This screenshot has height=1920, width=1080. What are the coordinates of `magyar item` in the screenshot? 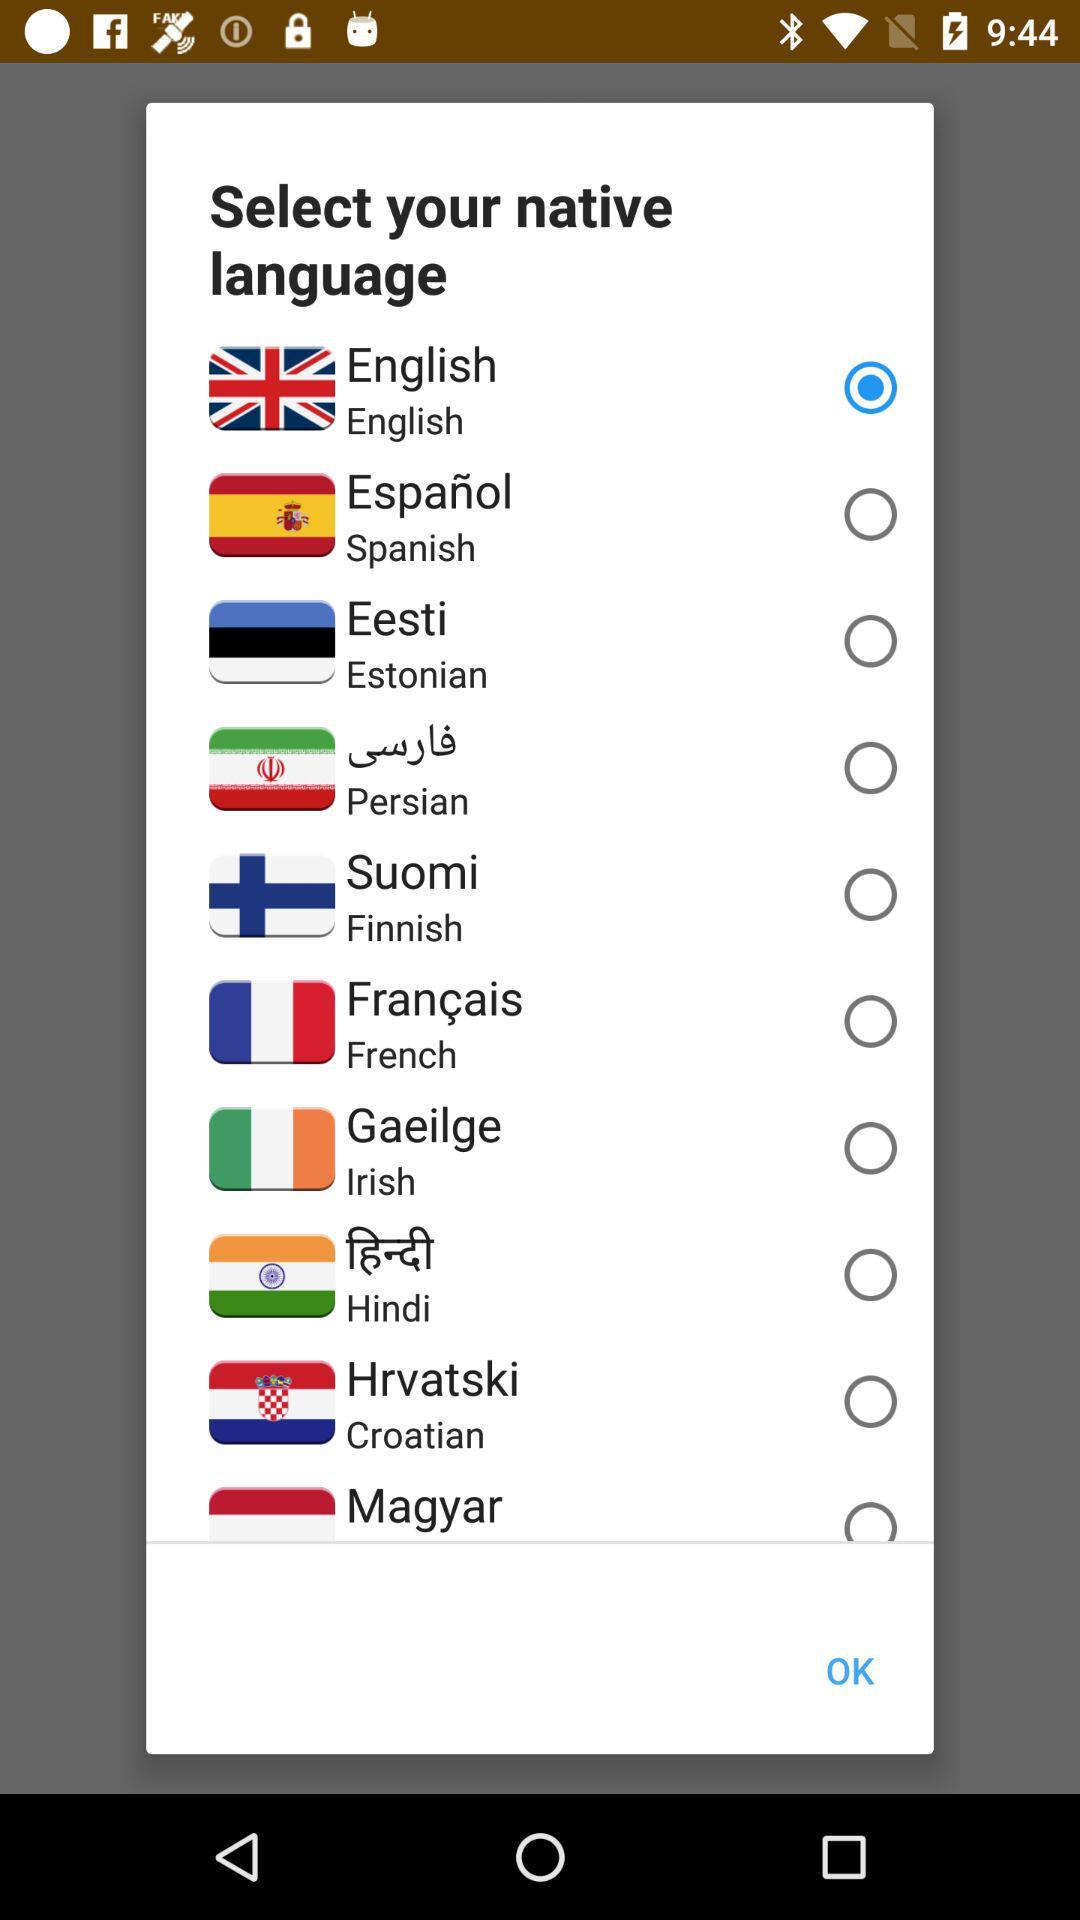 It's located at (423, 1504).